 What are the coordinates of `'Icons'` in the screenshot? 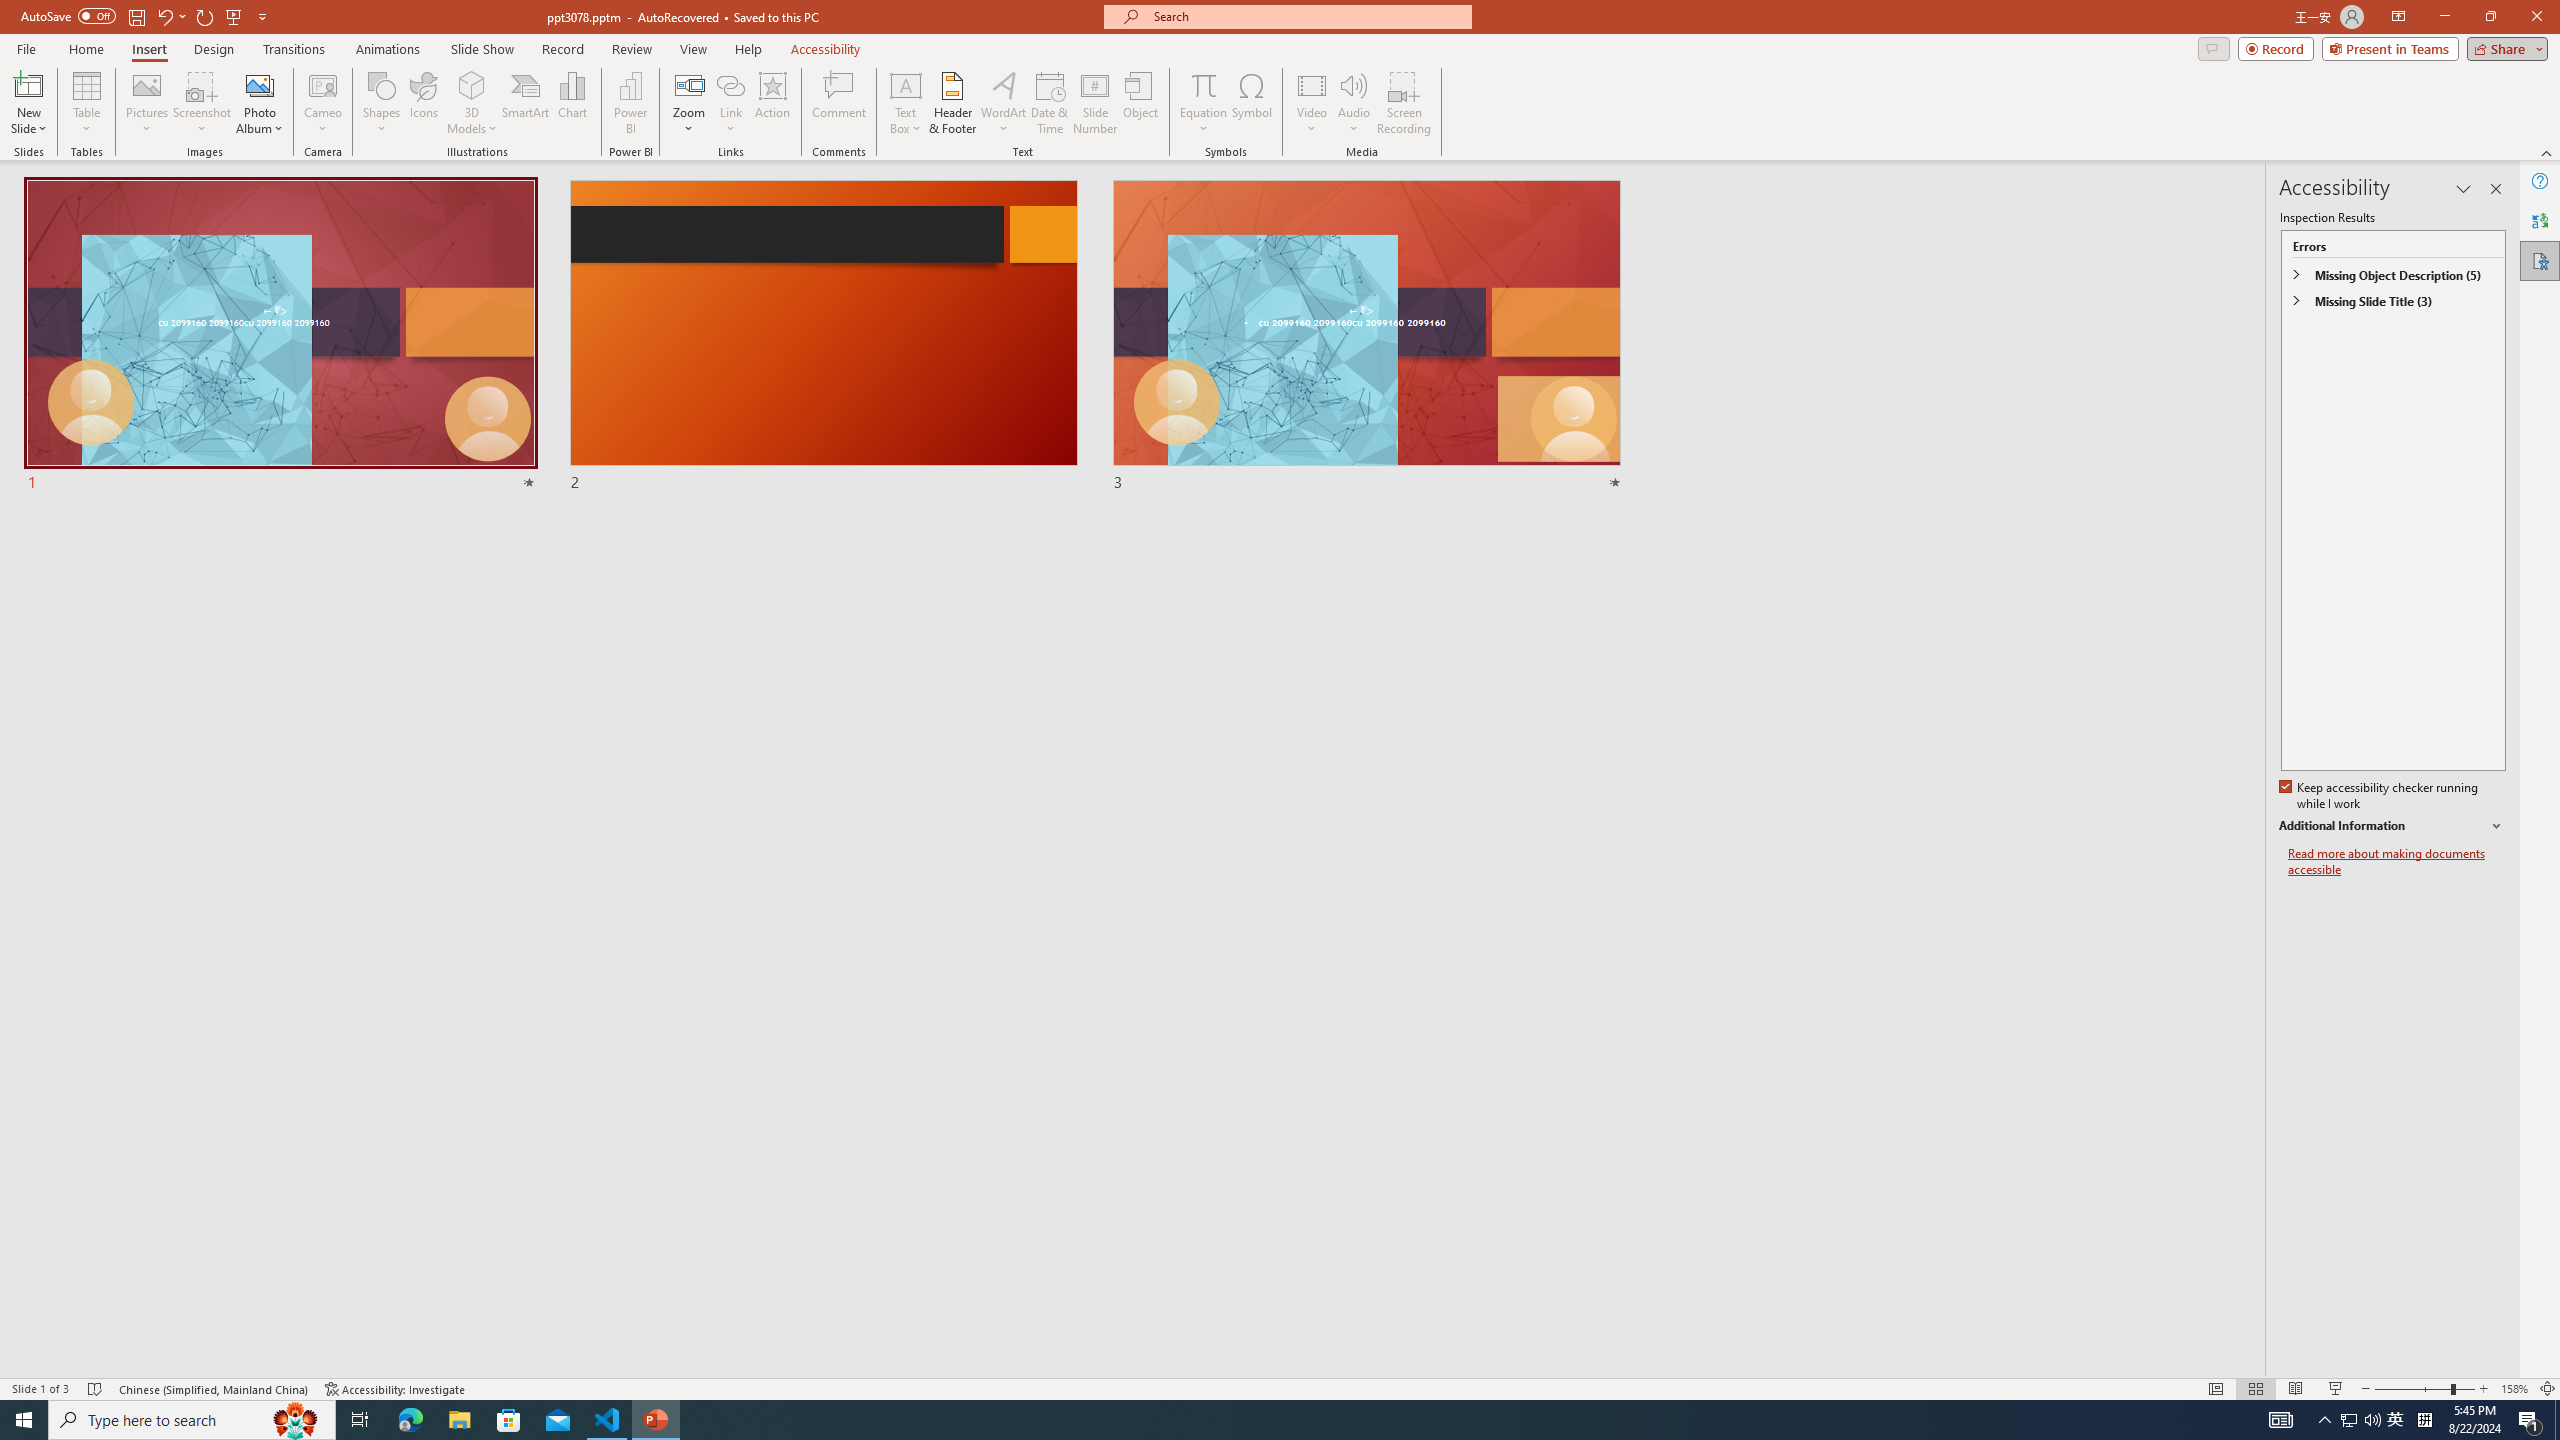 It's located at (423, 103).